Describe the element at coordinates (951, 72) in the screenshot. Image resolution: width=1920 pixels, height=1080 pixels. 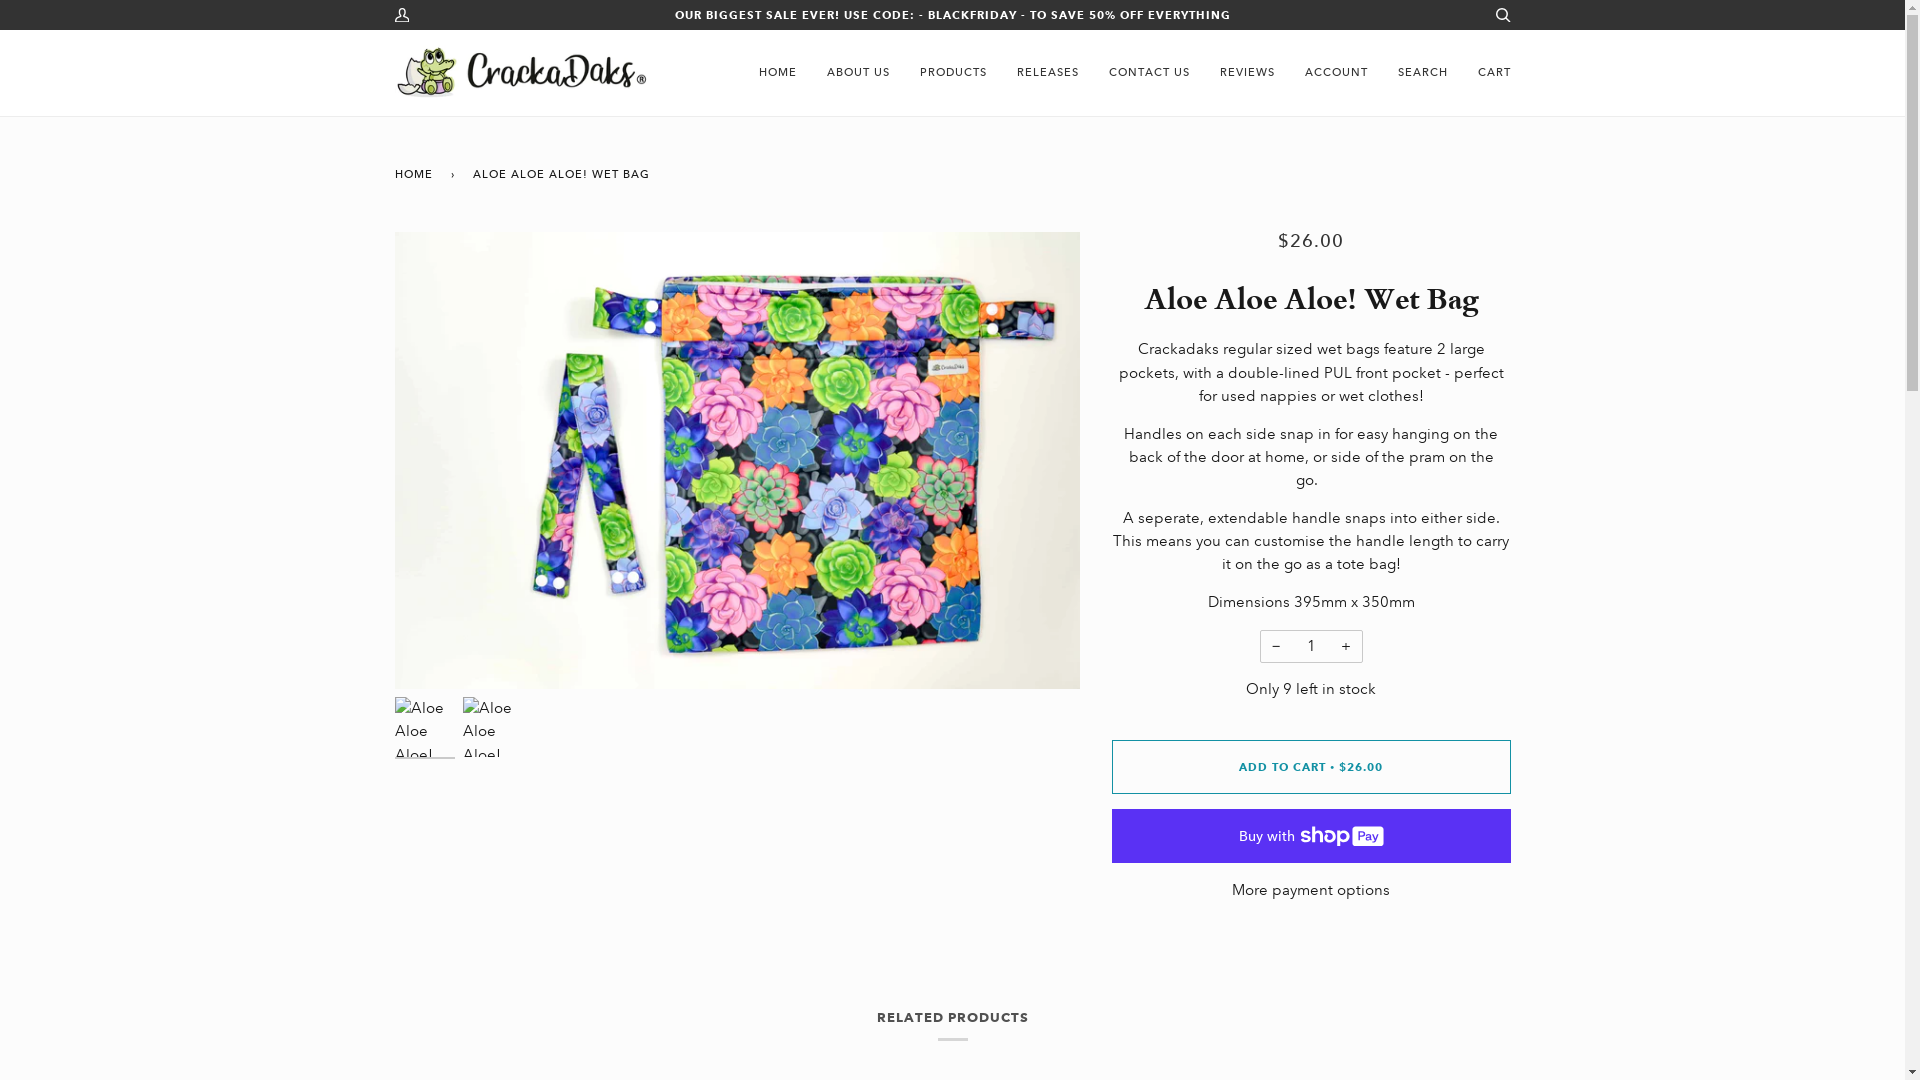
I see `'PRODUCTS'` at that location.